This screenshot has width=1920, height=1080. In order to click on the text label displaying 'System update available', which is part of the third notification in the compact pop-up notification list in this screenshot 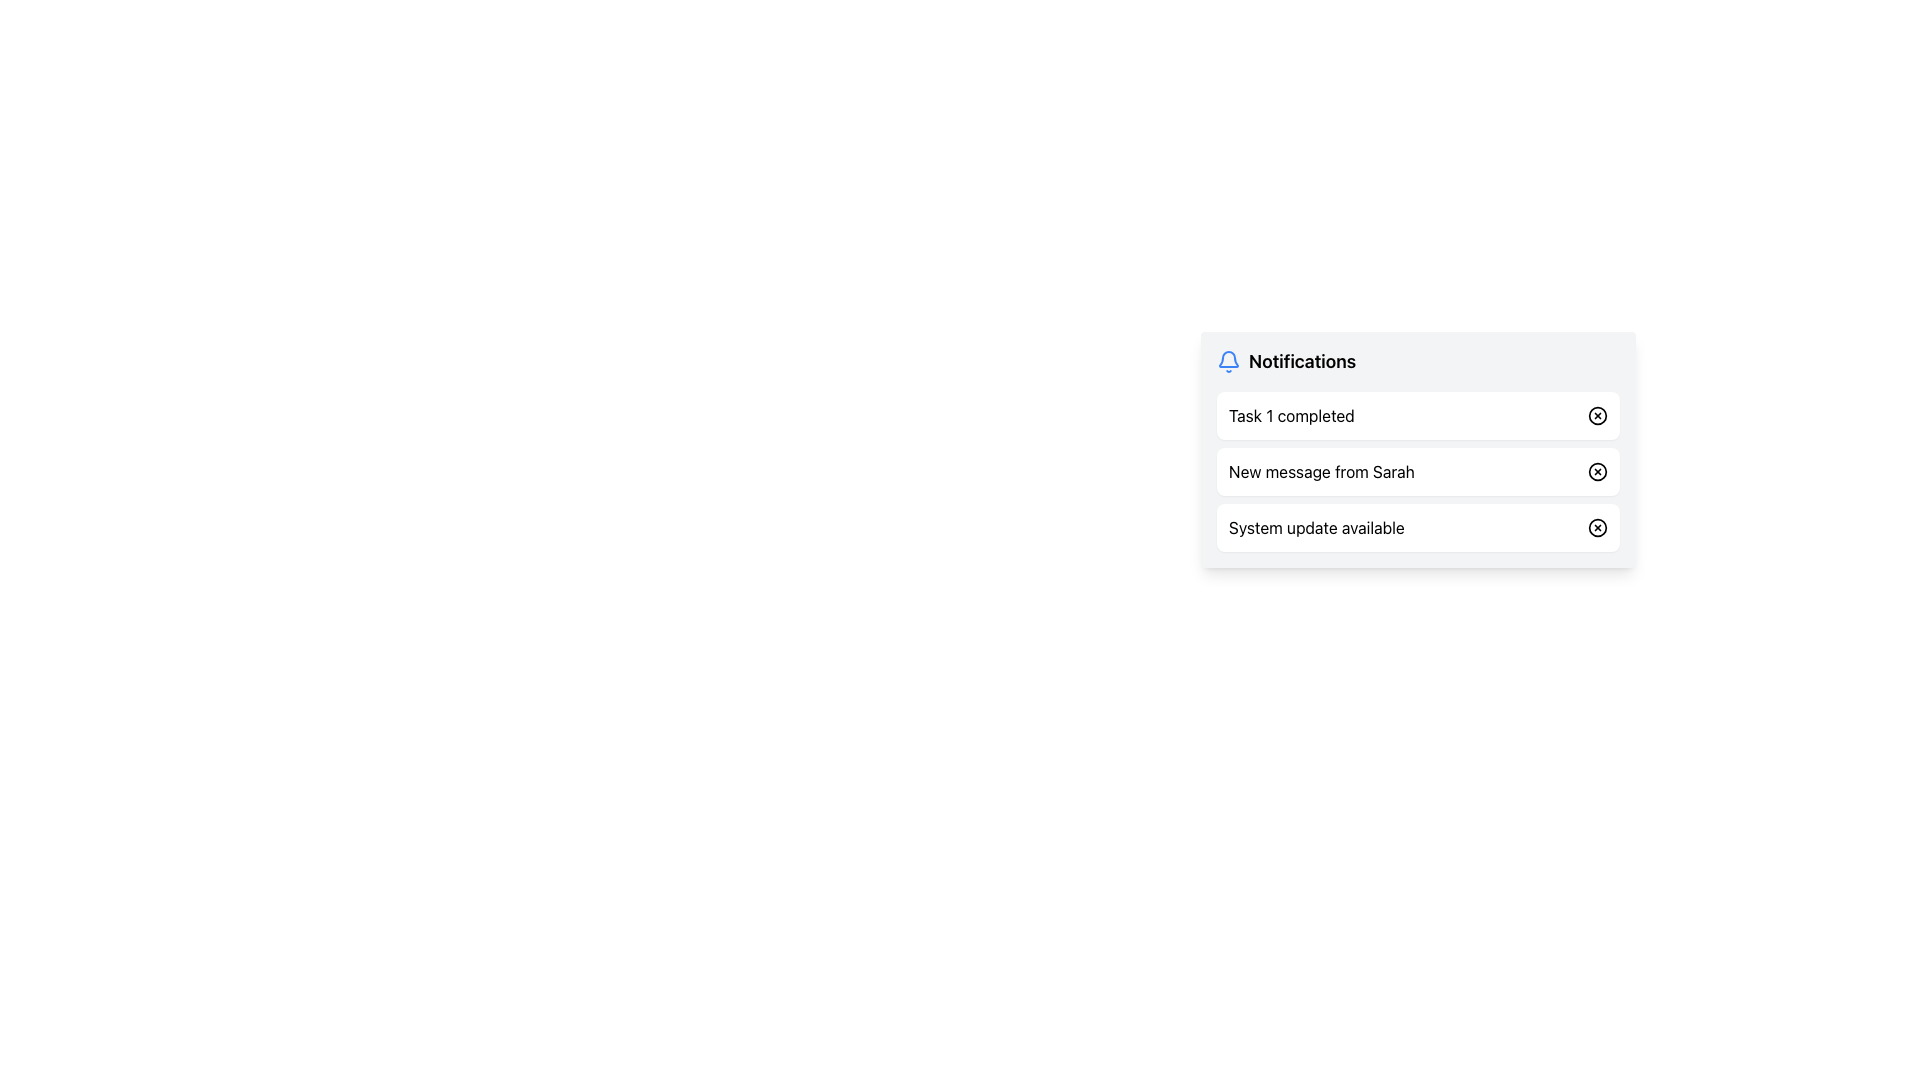, I will do `click(1316, 527)`.